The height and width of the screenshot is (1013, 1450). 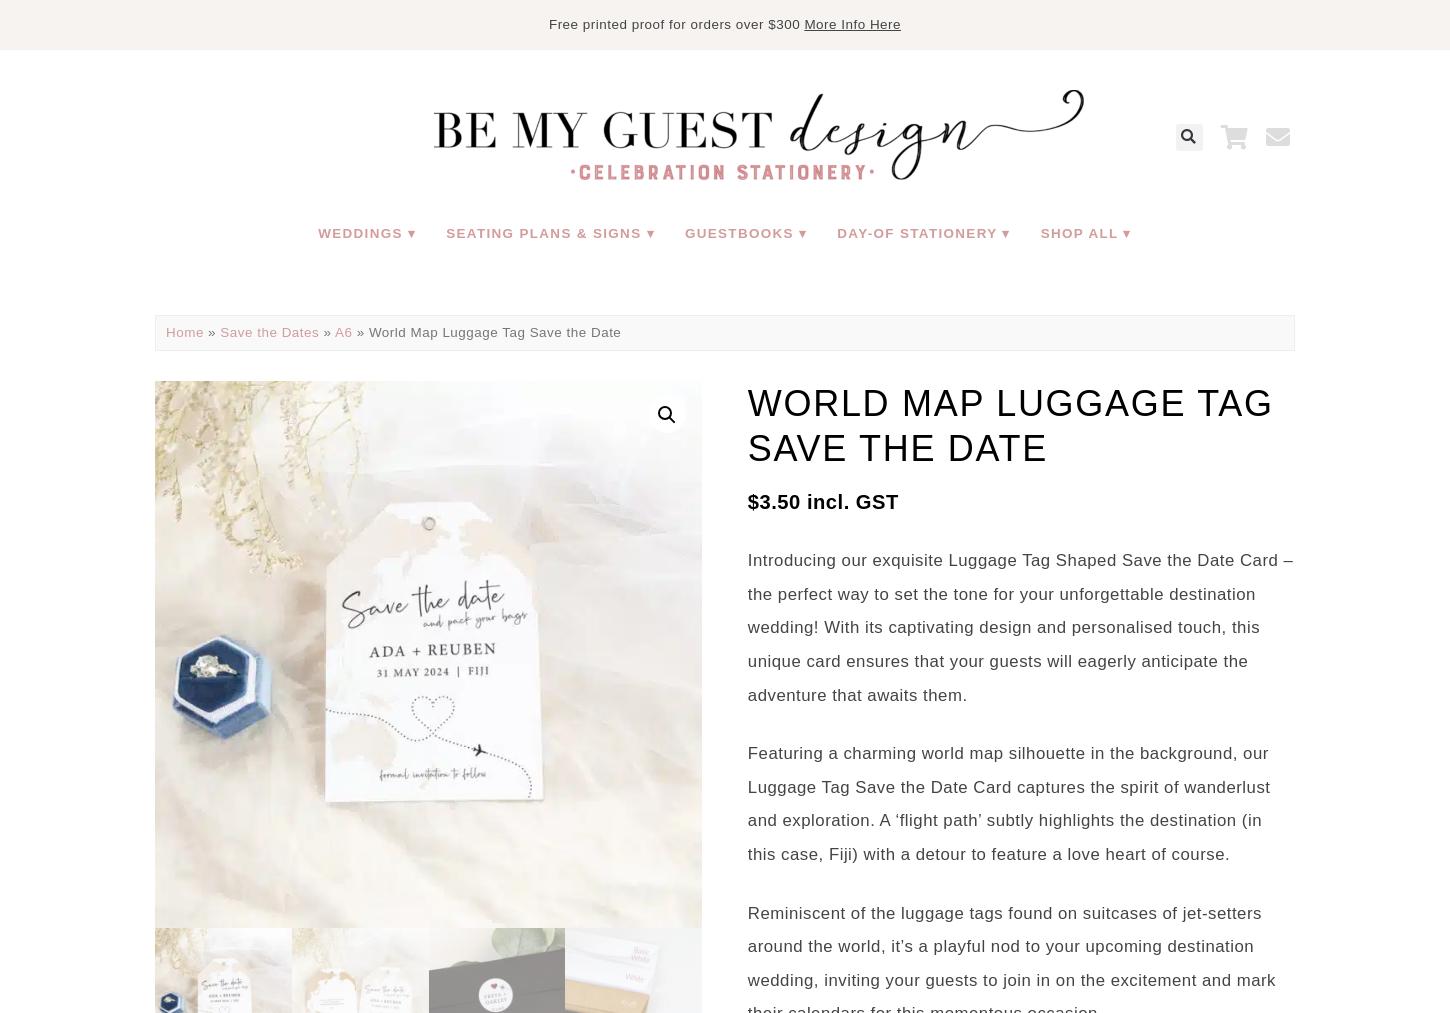 I want to click on 'Seating Plans & Signs', so click(x=445, y=231).